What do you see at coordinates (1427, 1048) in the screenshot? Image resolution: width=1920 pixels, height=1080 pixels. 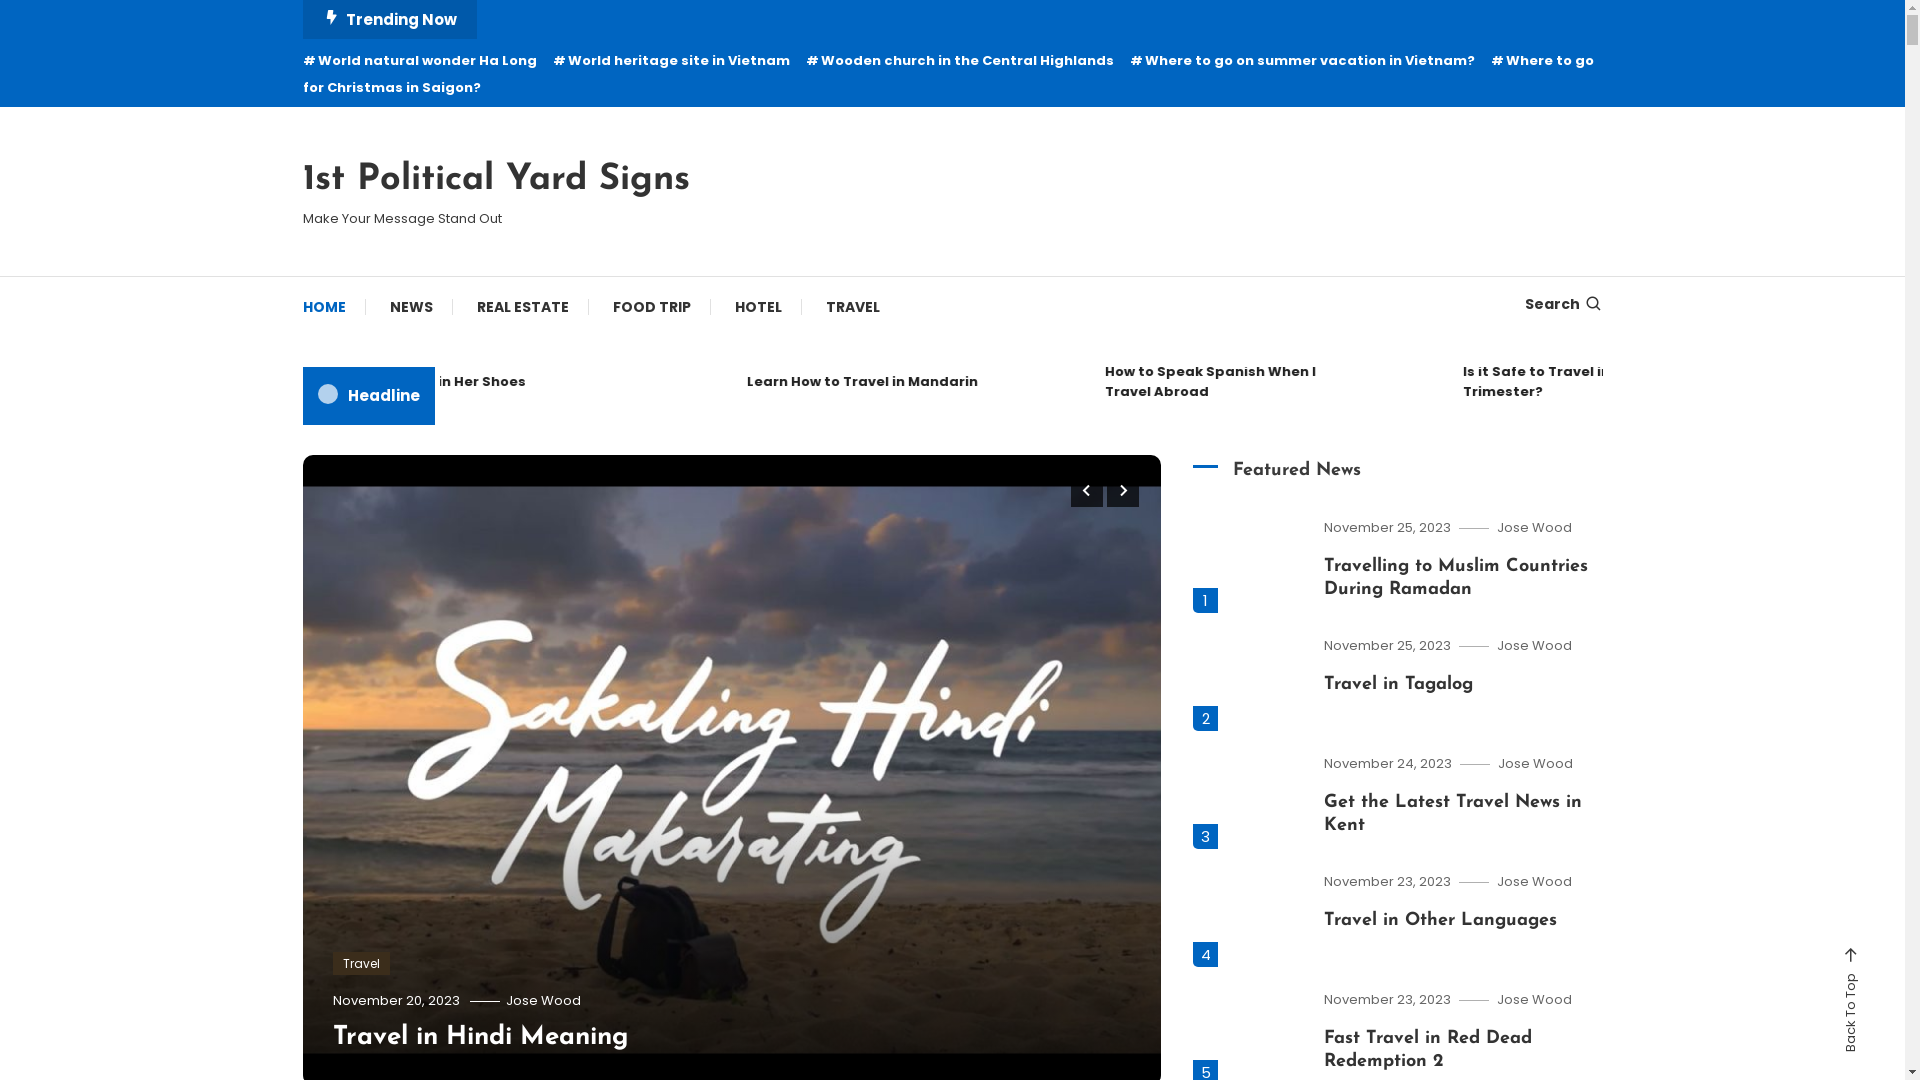 I see `'Fast Travel in Red Dead Redemption 2'` at bounding box center [1427, 1048].